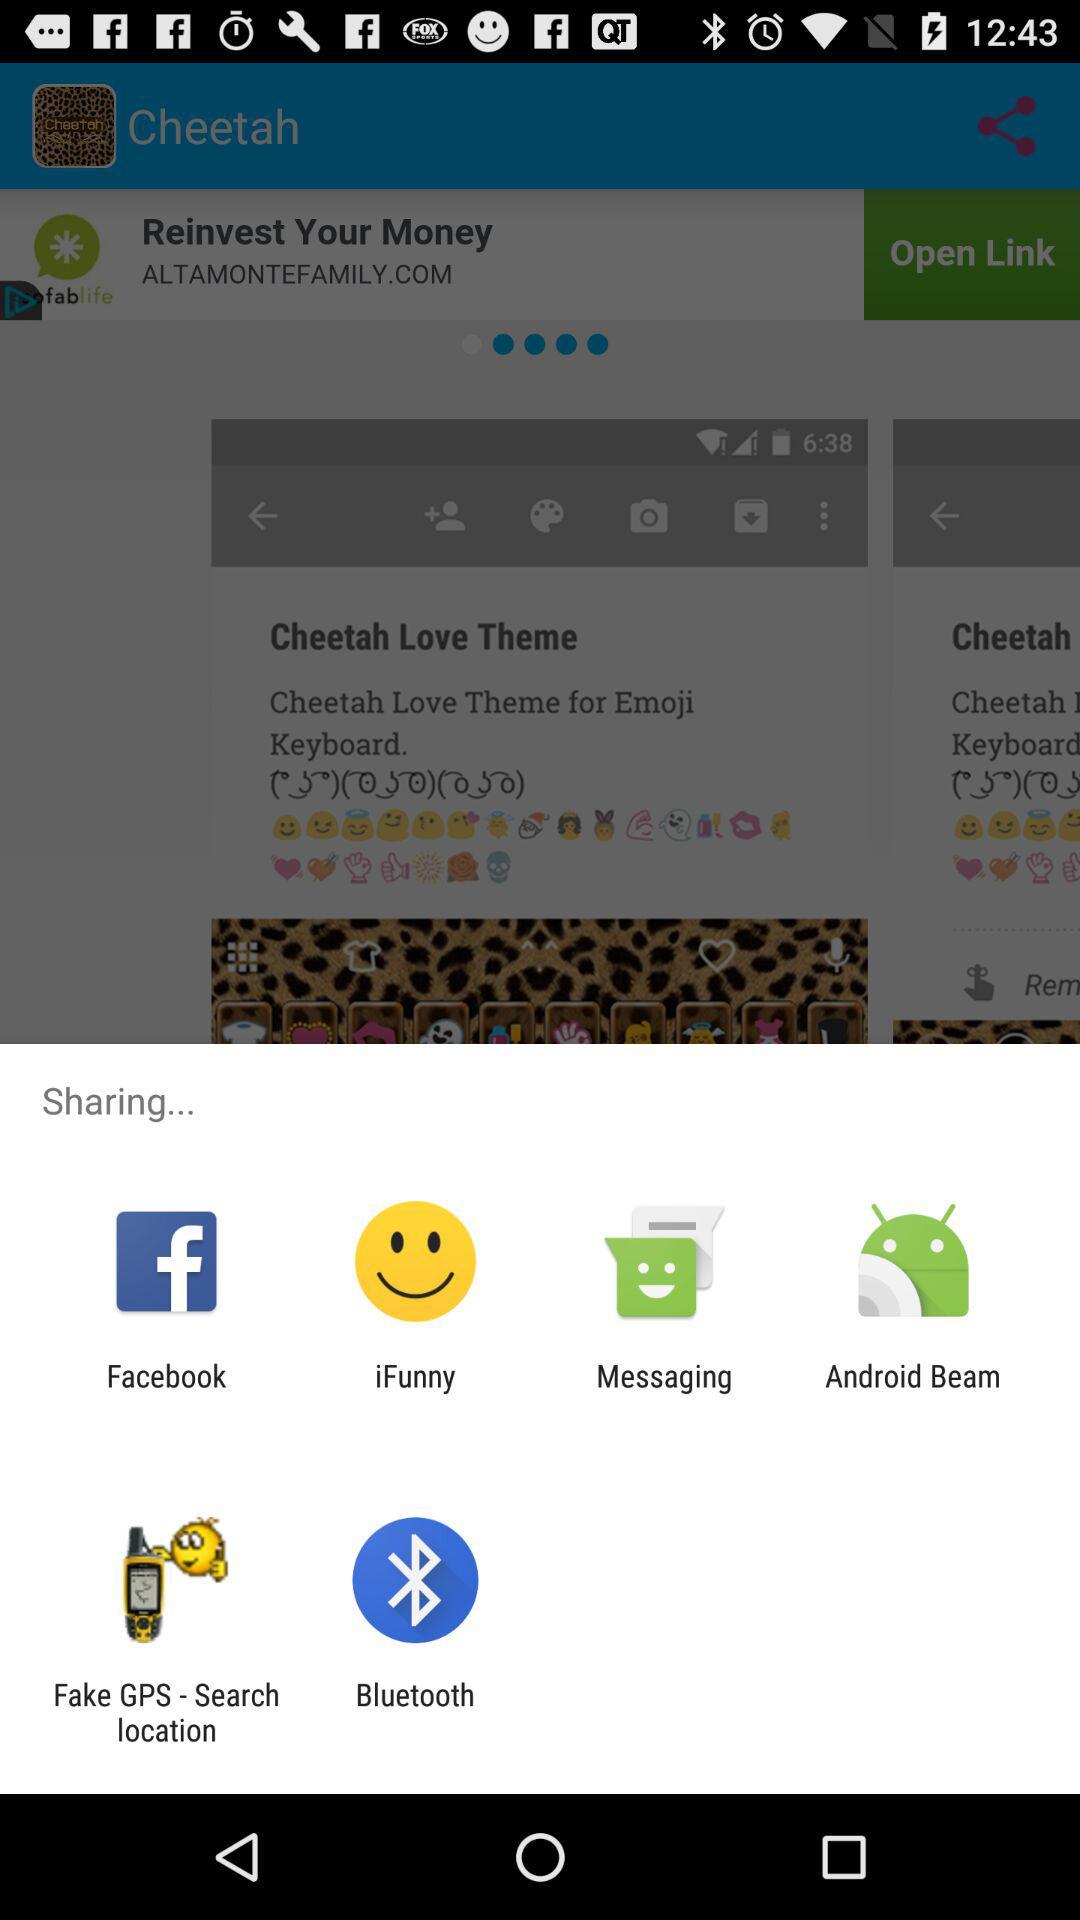 The height and width of the screenshot is (1920, 1080). Describe the element at coordinates (414, 1392) in the screenshot. I see `the ifunny item` at that location.